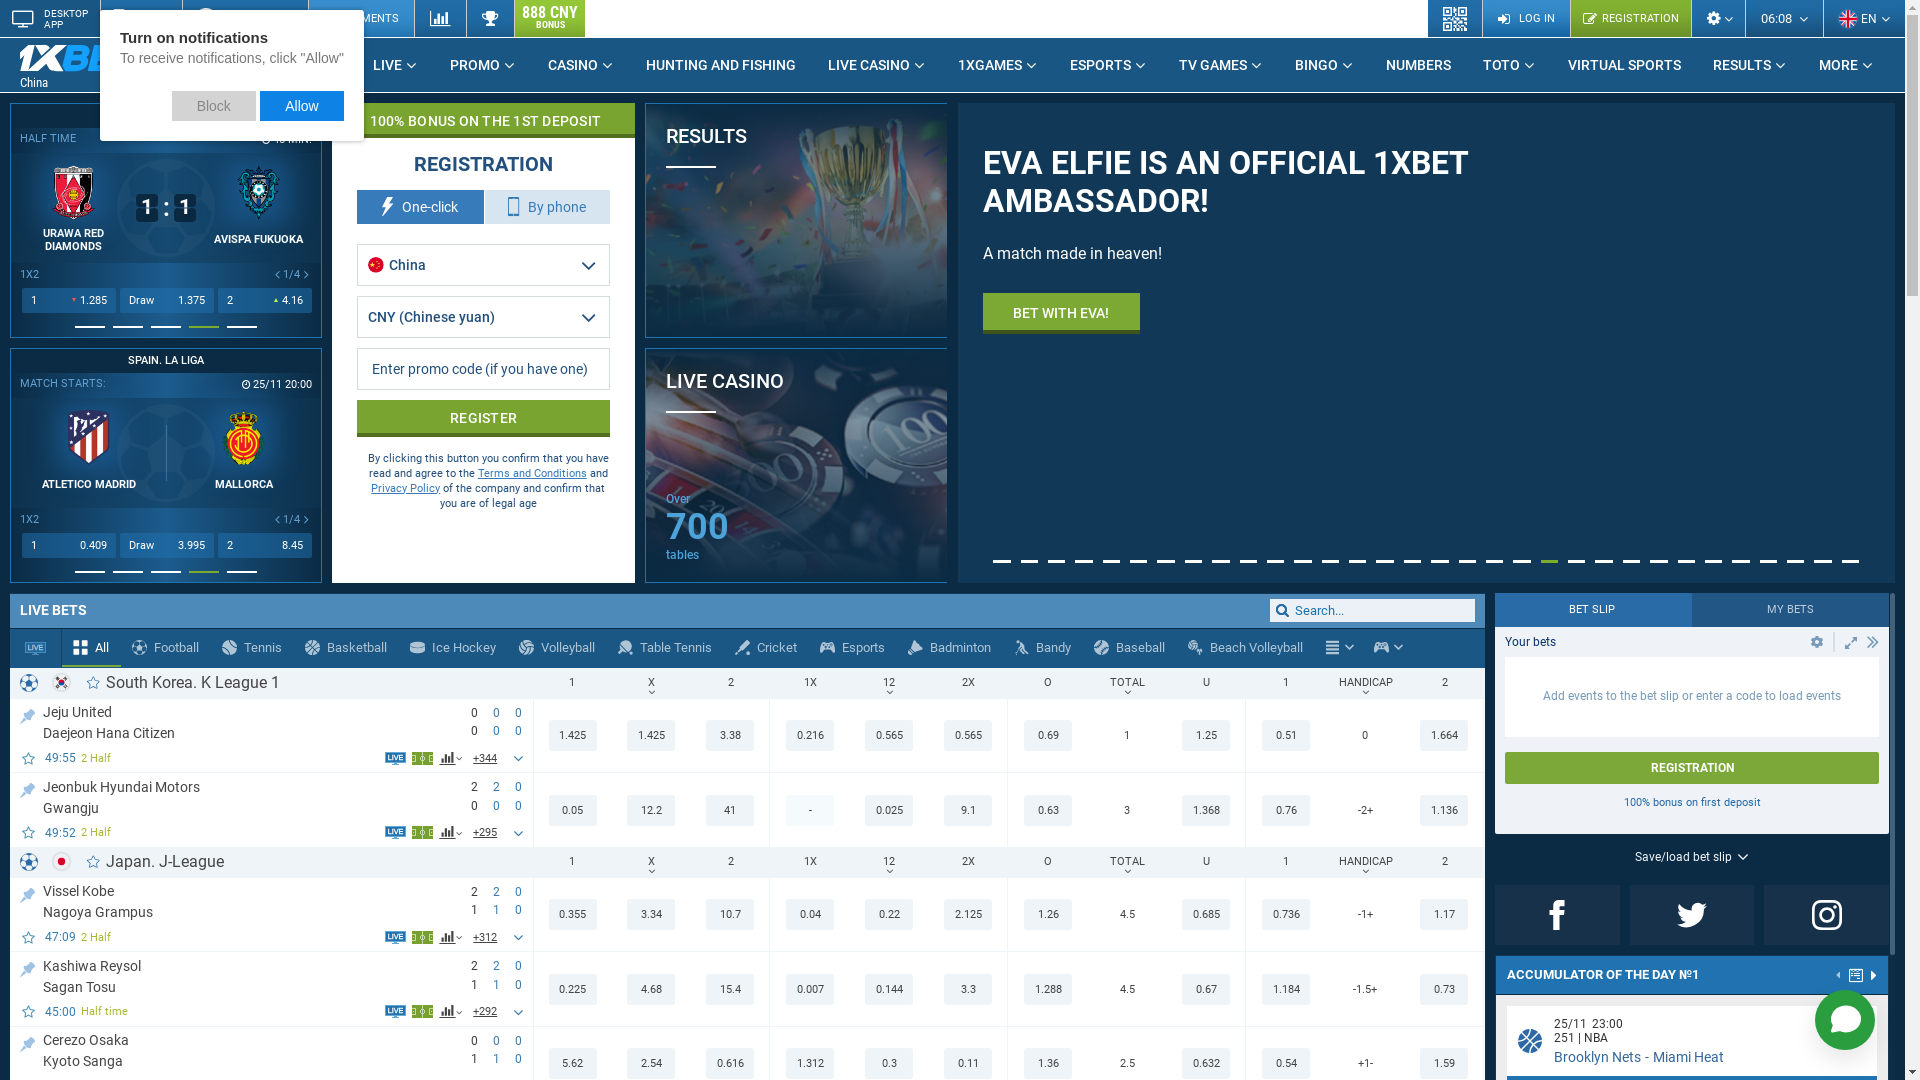 This screenshot has width=1920, height=1080. What do you see at coordinates (139, 18) in the screenshot?
I see `'MOBILE` at bounding box center [139, 18].